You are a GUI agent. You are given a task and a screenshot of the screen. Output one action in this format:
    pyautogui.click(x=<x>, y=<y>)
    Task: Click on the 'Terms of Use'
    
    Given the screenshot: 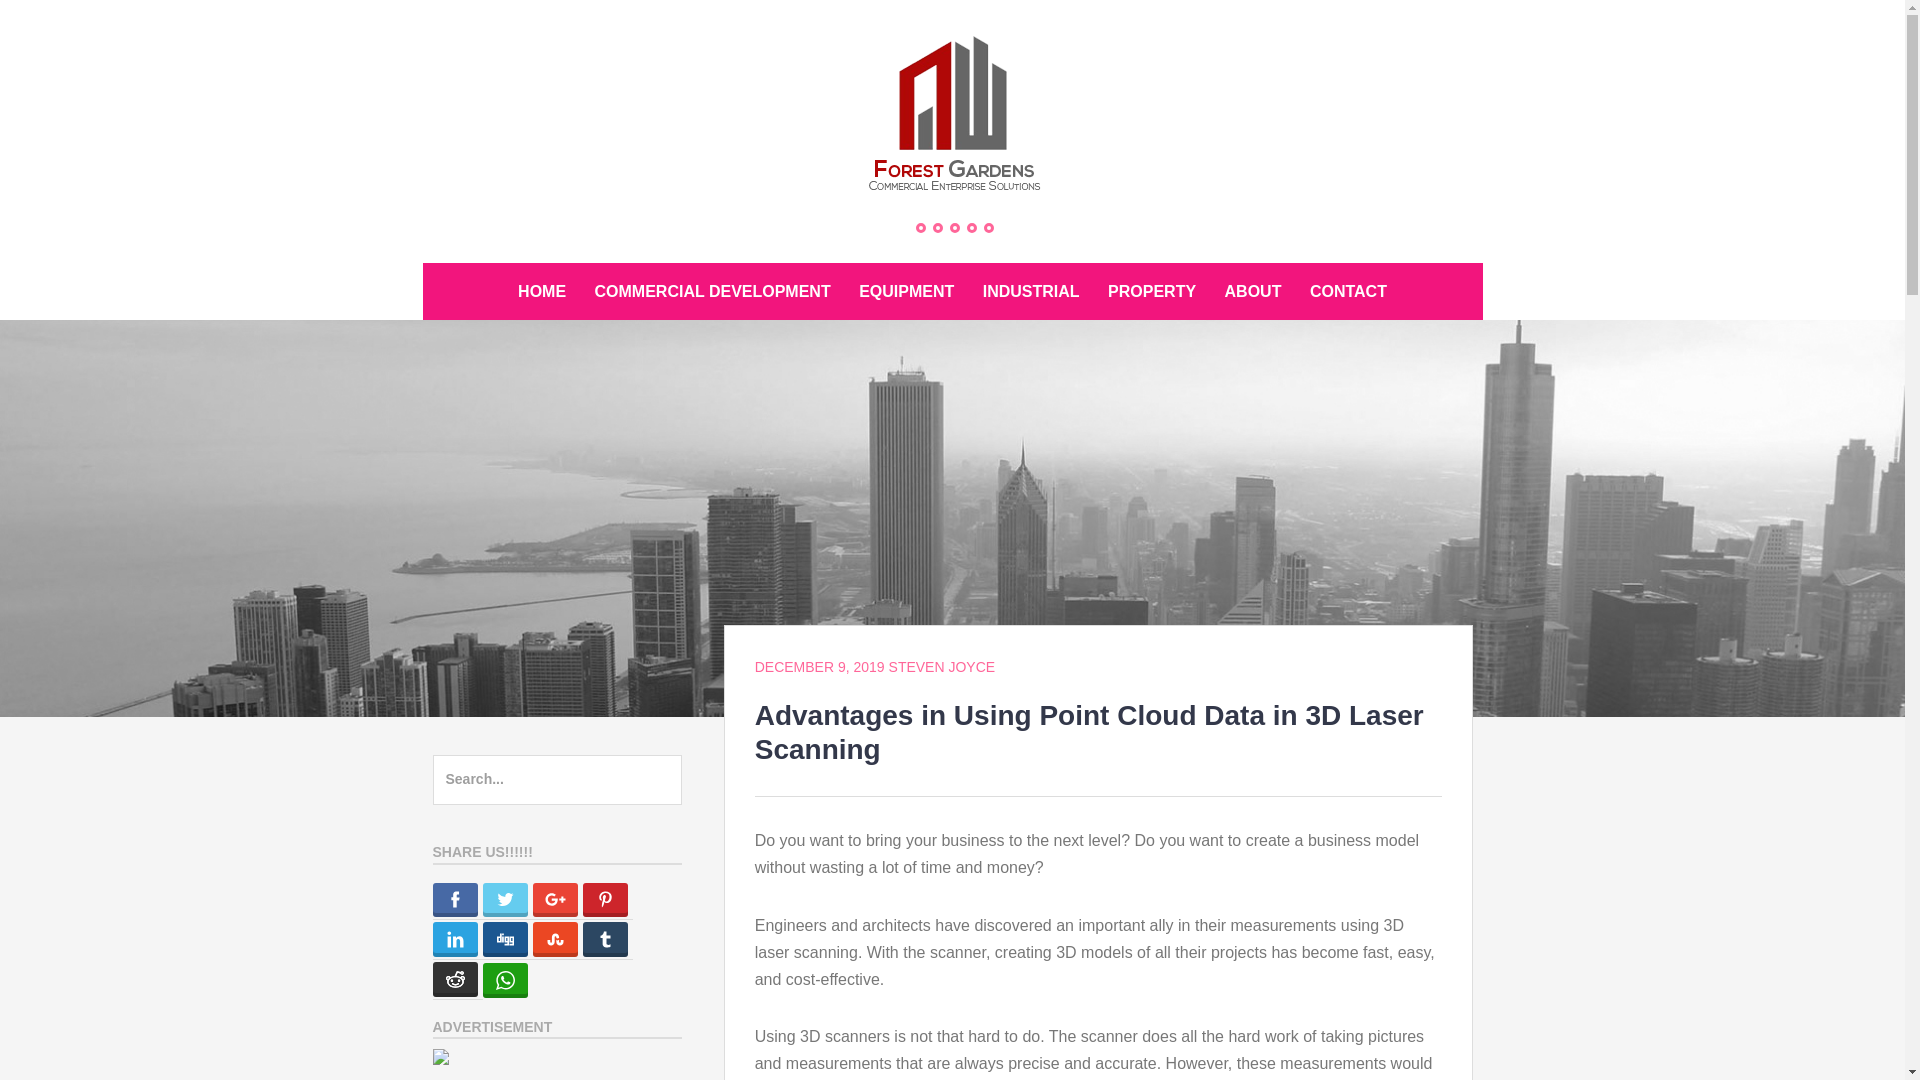 What is the action you would take?
    pyautogui.click(x=988, y=226)
    